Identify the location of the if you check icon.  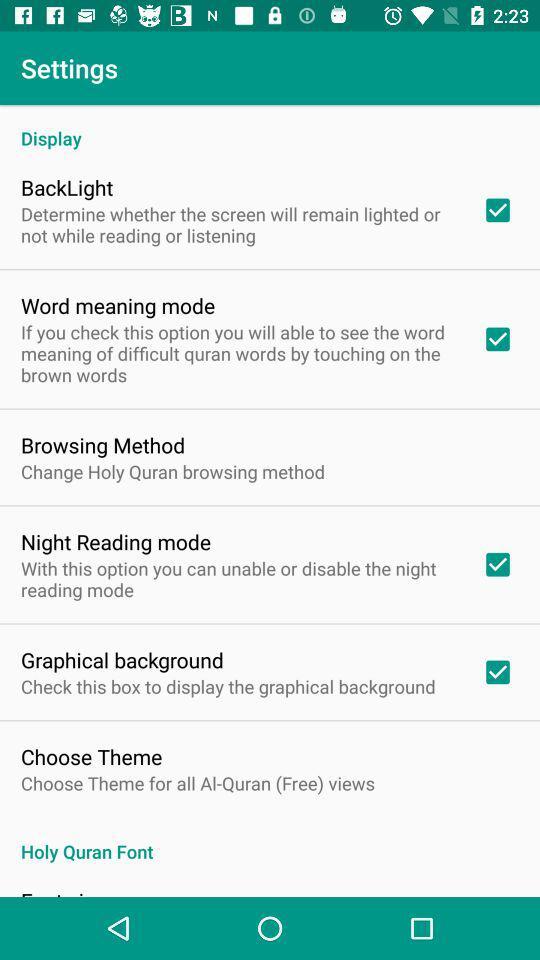
(238, 353).